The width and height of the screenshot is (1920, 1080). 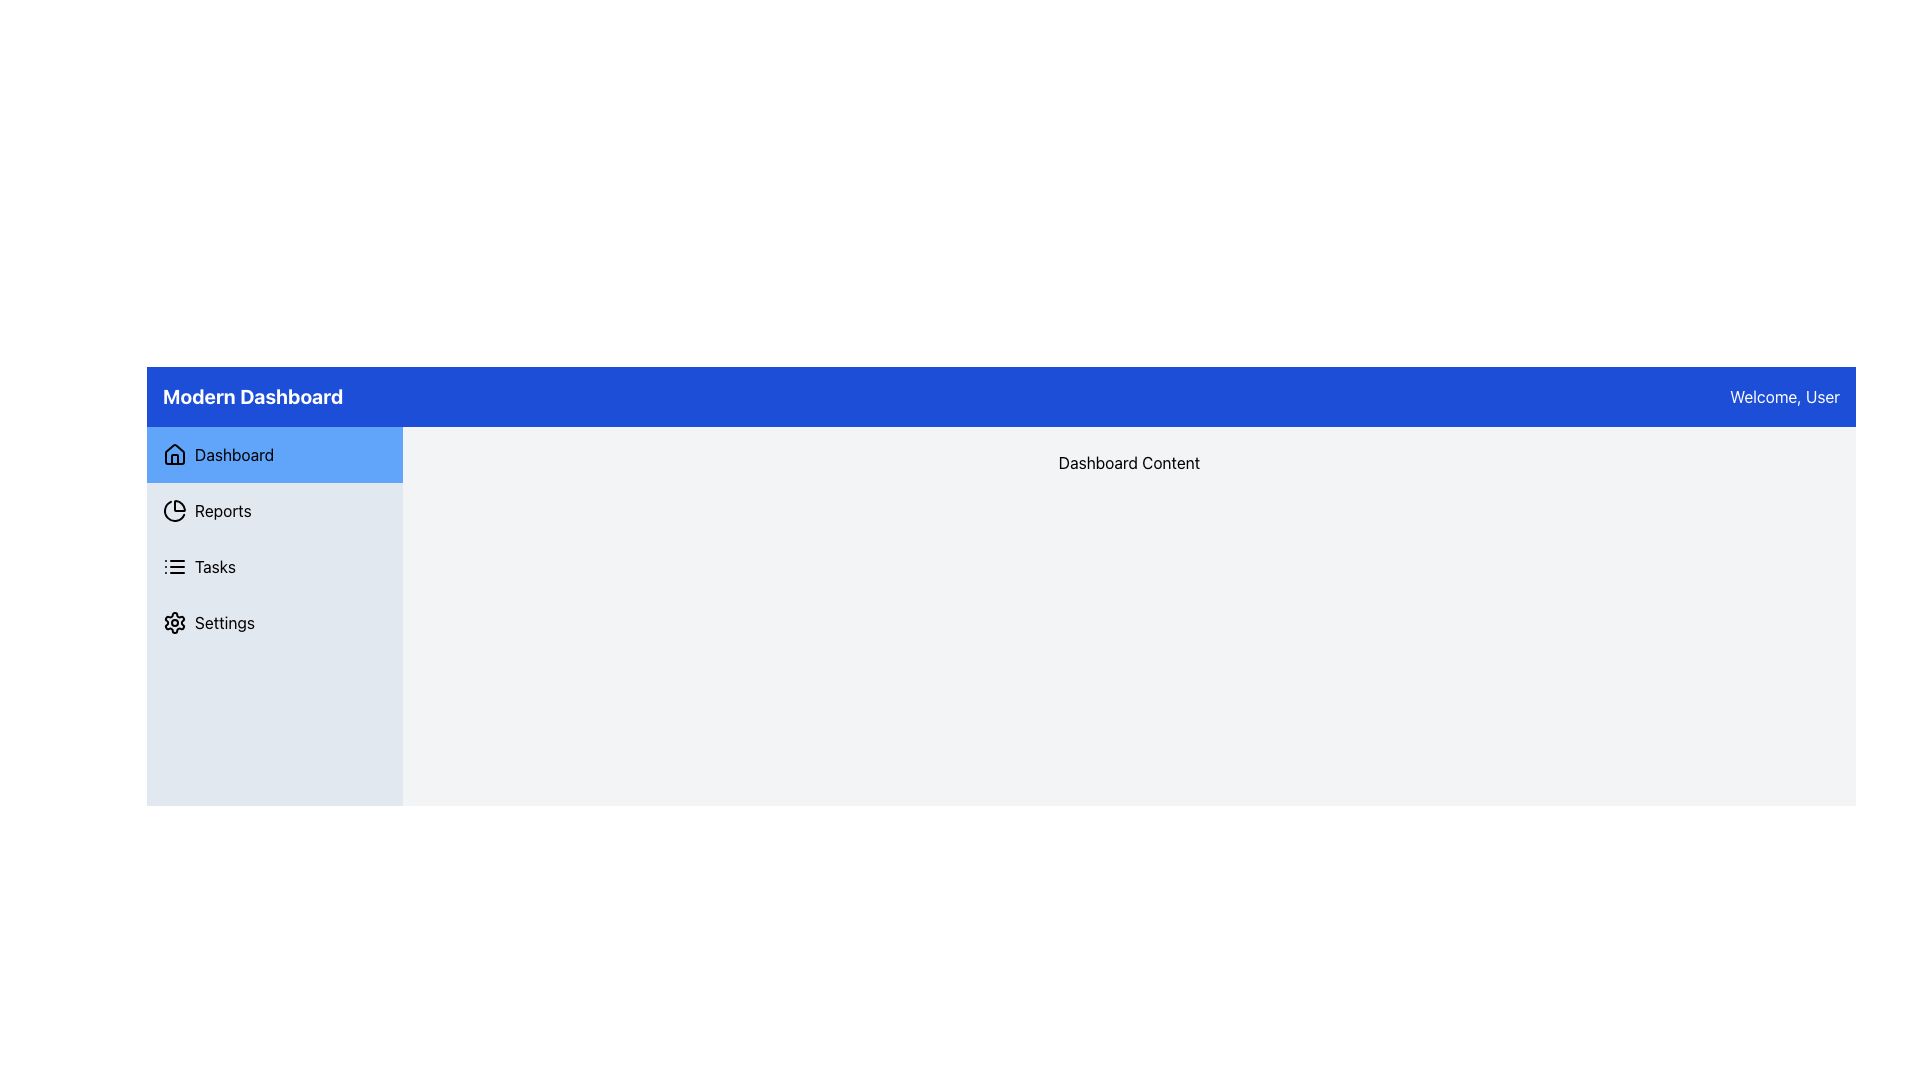 What do you see at coordinates (174, 567) in the screenshot?
I see `the compact icon composed of three horizontal lines, which resembles a list or menu symbol, located in the sidebar next to the 'Tasks' label` at bounding box center [174, 567].